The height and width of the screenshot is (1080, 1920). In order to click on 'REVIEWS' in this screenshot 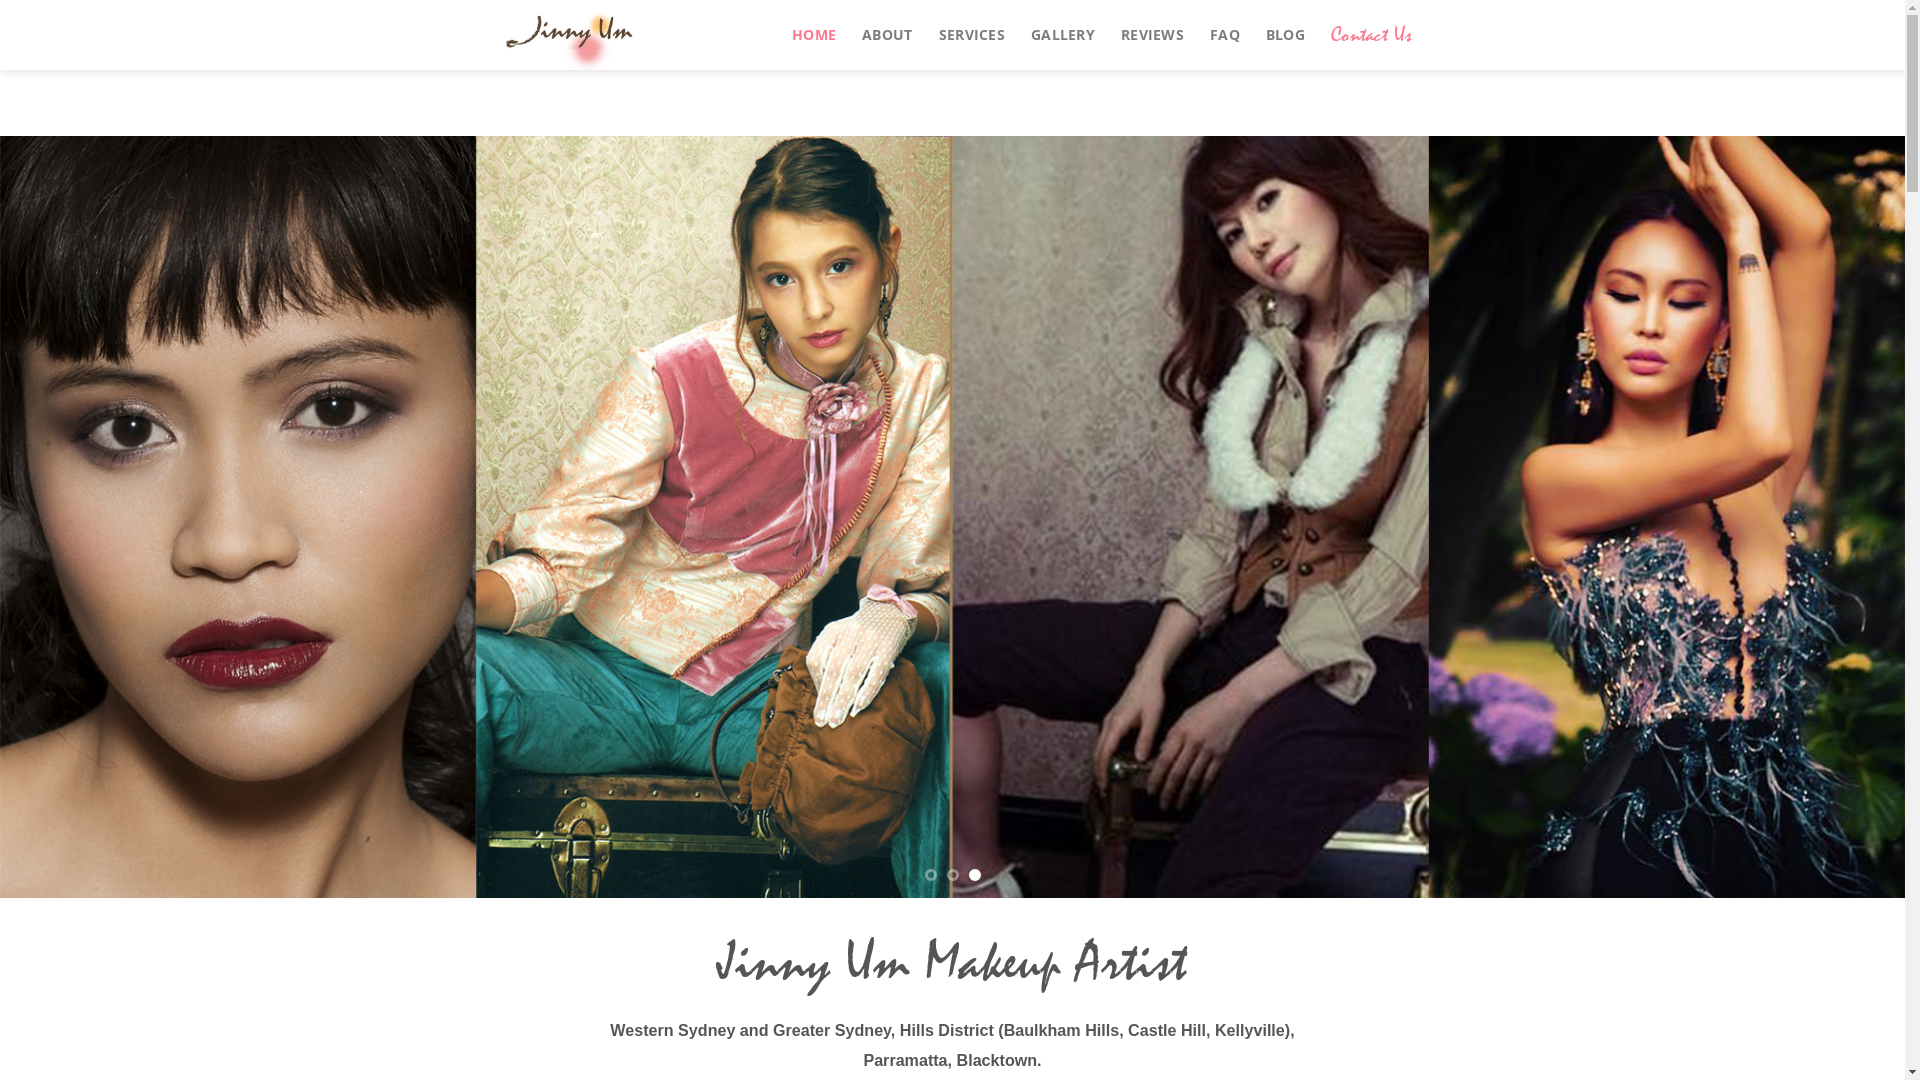, I will do `click(1152, 34)`.